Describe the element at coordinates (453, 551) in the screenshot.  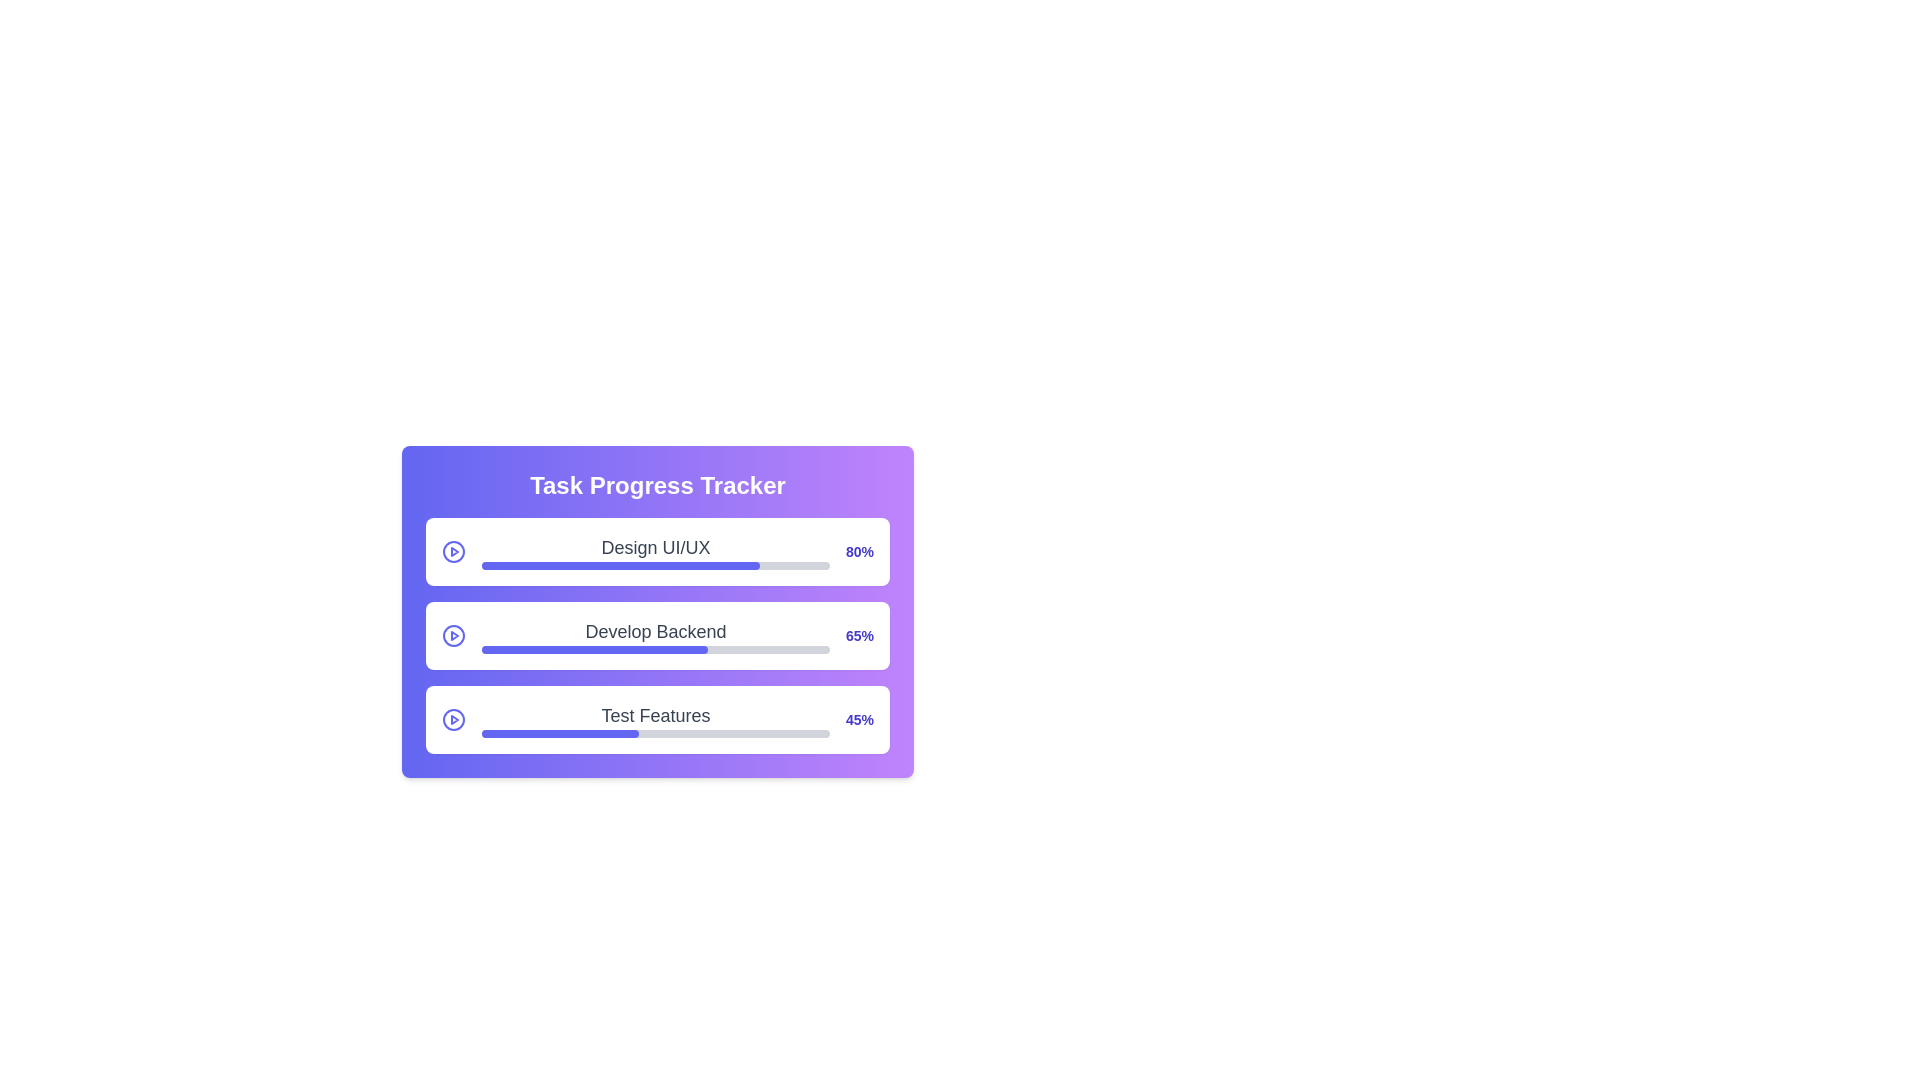
I see `the outermost SVG Circle of the play icon located in the 'Design UI/UX' task entry` at that location.